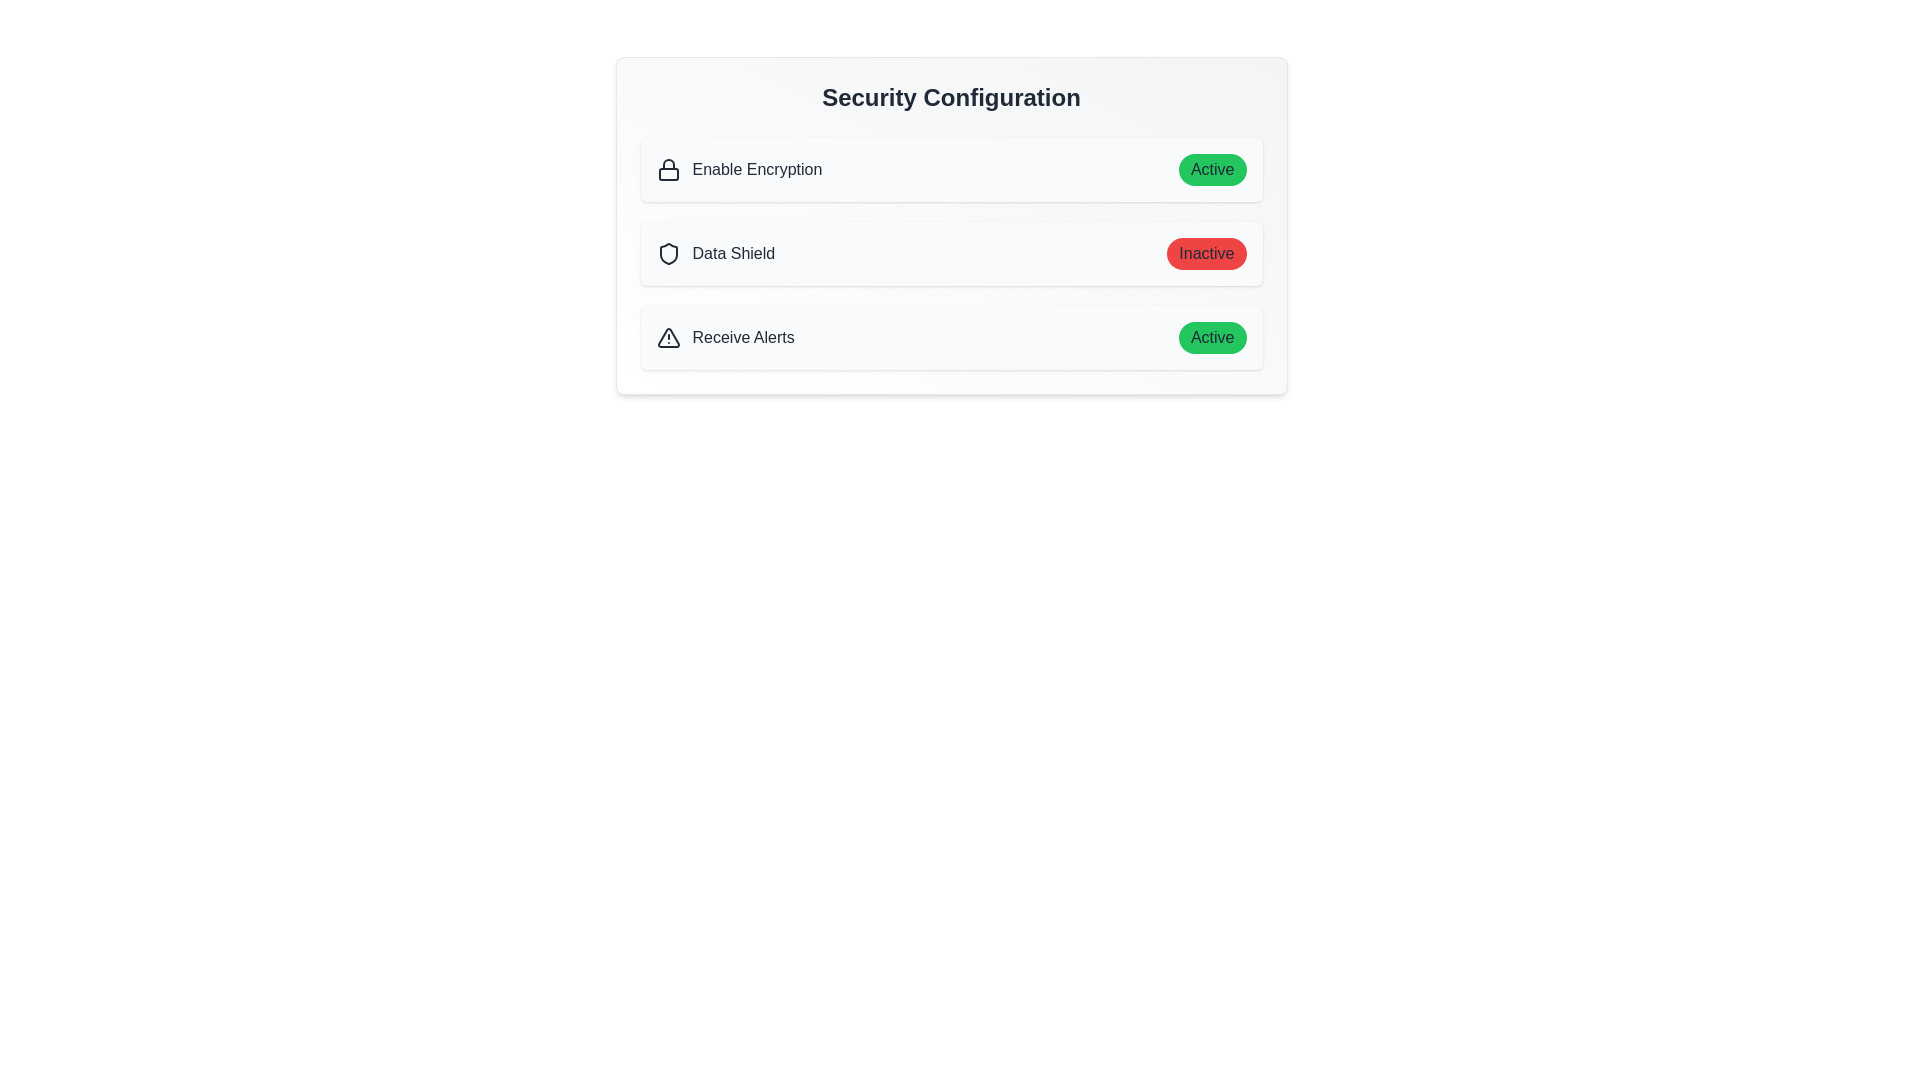 The width and height of the screenshot is (1920, 1080). What do you see at coordinates (1211, 337) in the screenshot?
I see `the 'Active' text label displayed in bold style within a green rounded rectangle button, located in the third row of the status indicators in the 'Security Configuration' panel` at bounding box center [1211, 337].